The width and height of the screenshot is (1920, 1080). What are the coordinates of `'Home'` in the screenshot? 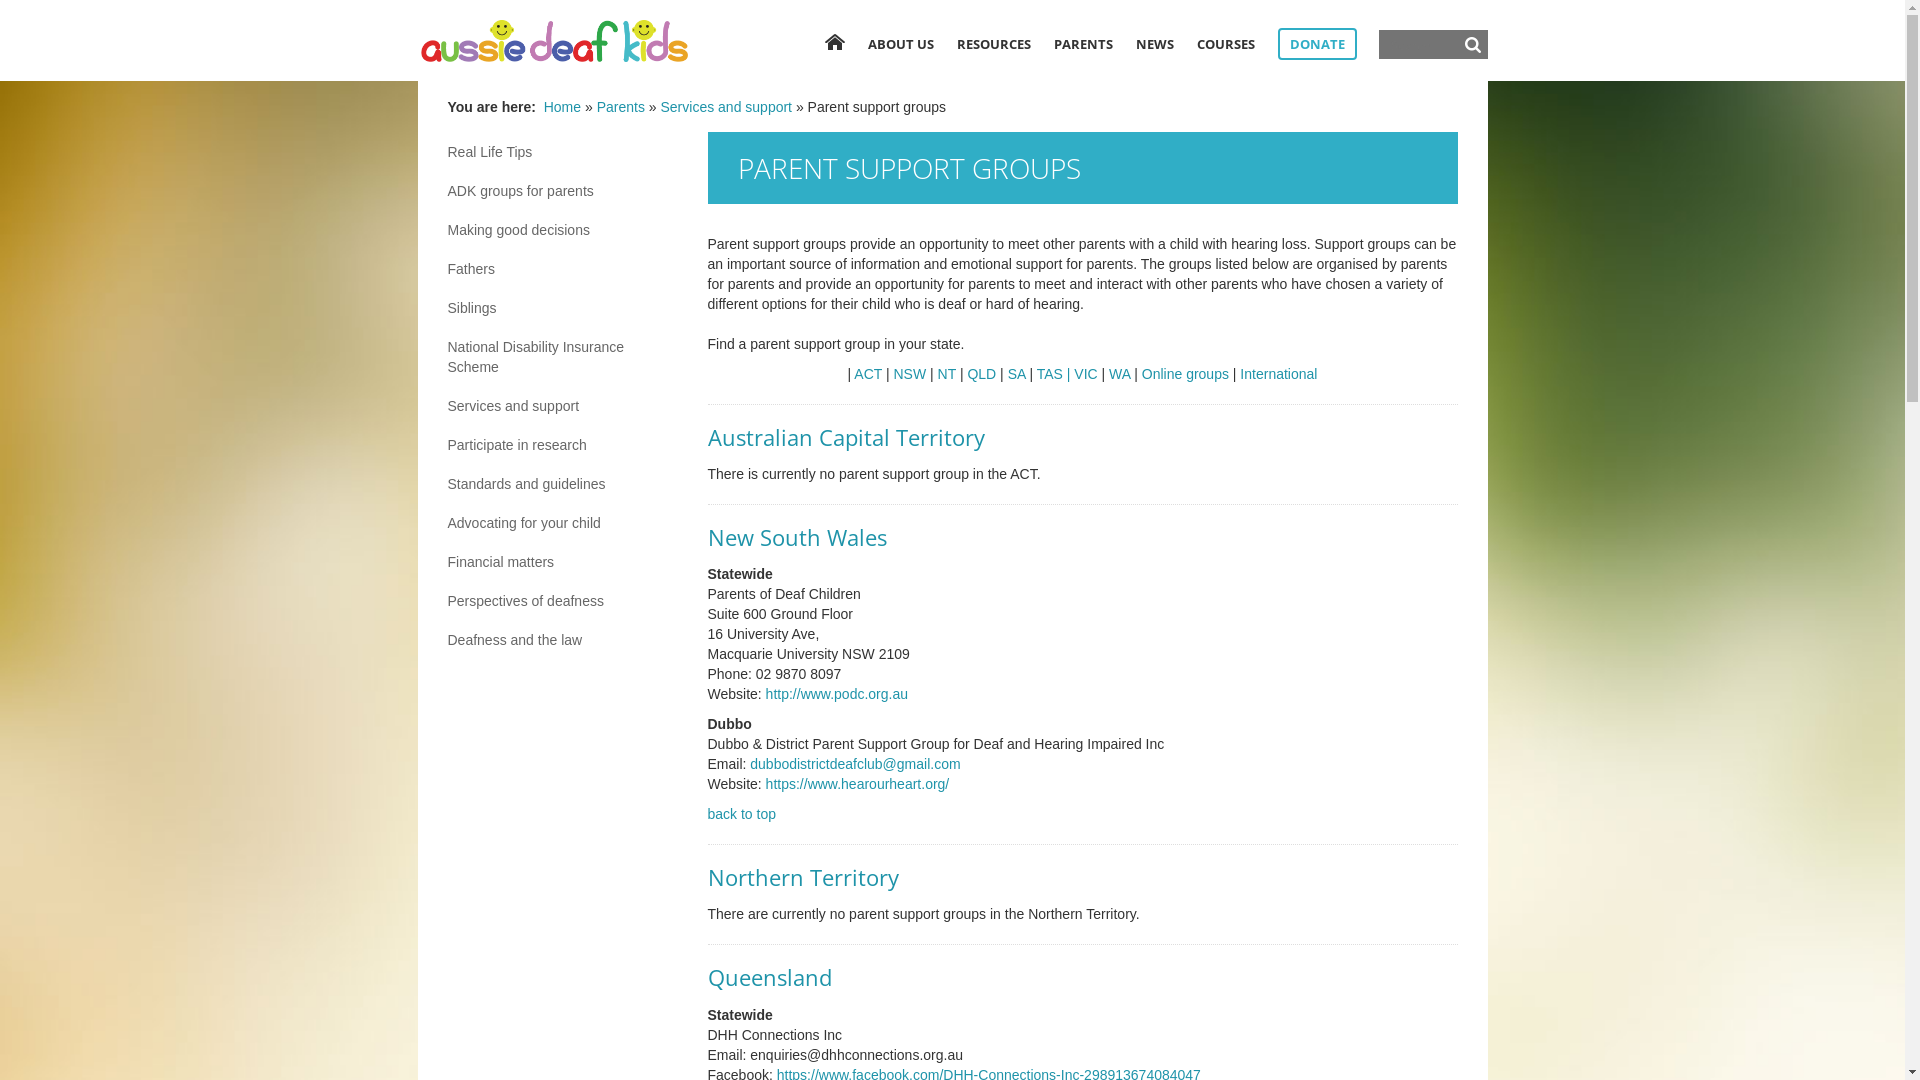 It's located at (561, 107).